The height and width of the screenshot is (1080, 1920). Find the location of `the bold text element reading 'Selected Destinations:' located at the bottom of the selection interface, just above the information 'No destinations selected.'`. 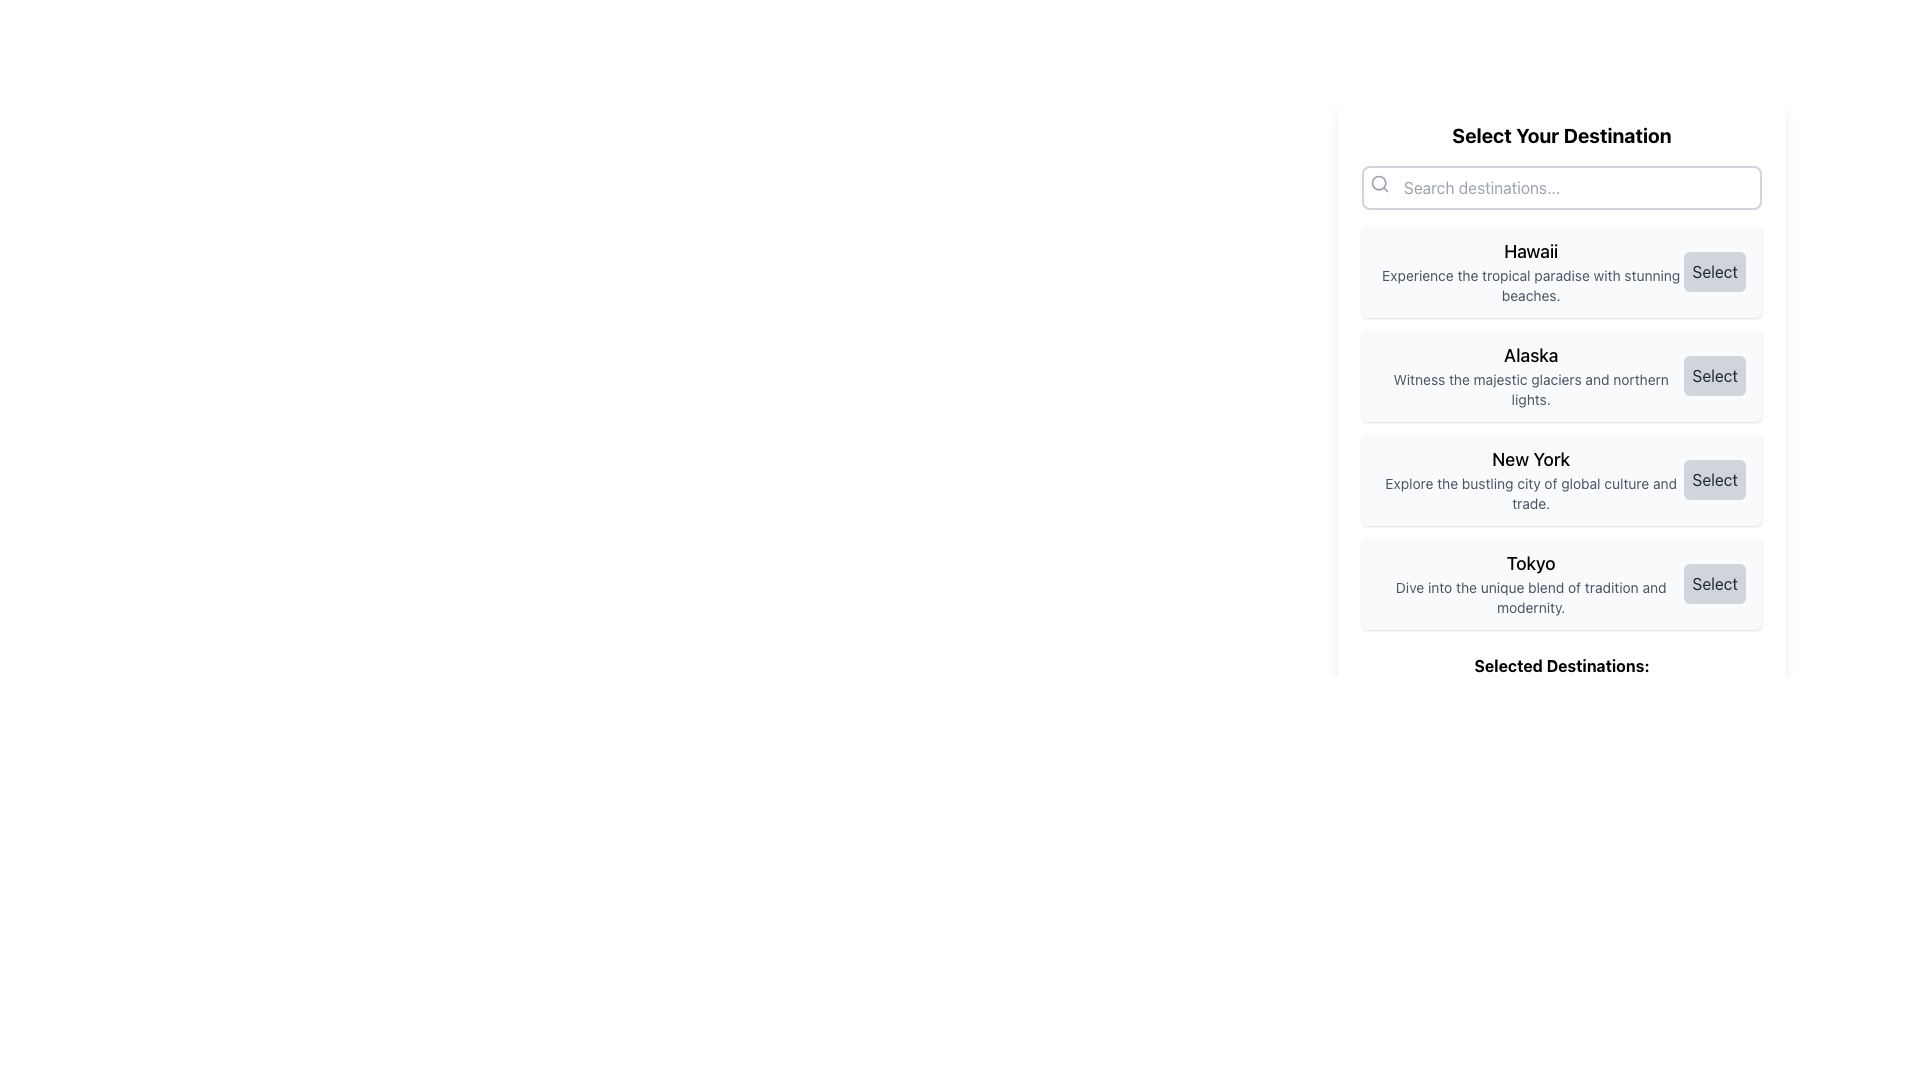

the bold text element reading 'Selected Destinations:' located at the bottom of the selection interface, just above the information 'No destinations selected.' is located at coordinates (1560, 666).